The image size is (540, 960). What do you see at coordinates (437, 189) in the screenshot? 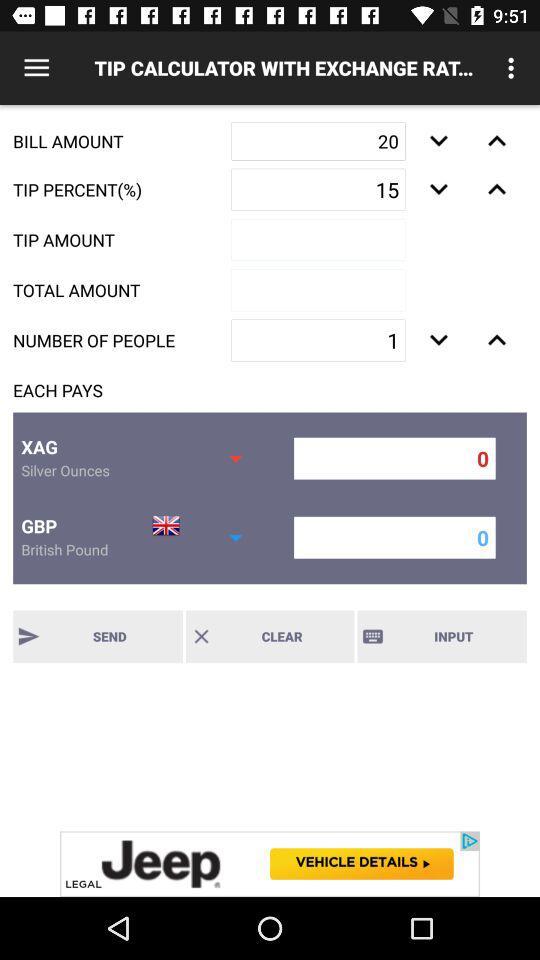
I see `decrease tip percent amount` at bounding box center [437, 189].